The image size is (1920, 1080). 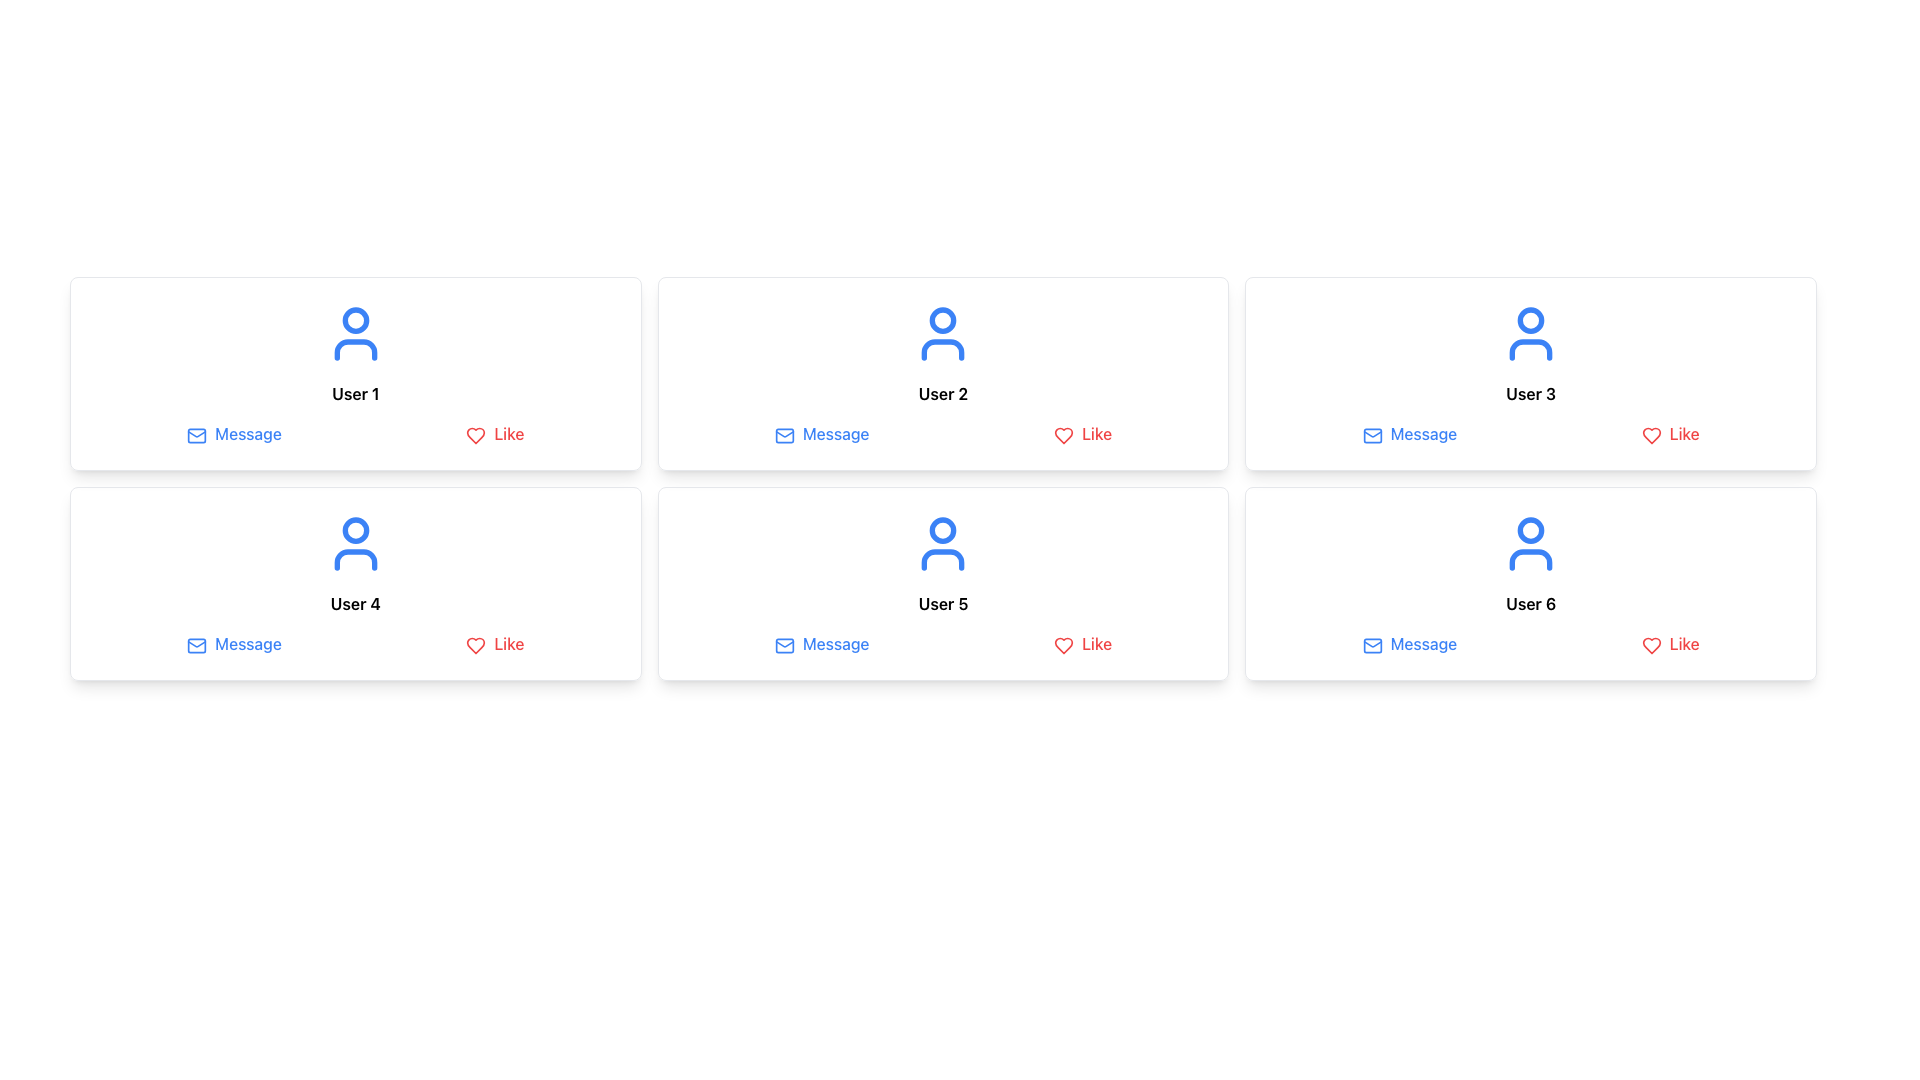 What do you see at coordinates (355, 393) in the screenshot?
I see `the text label displaying the username or title associated with the user profile, positioned under the blue user avatar and above the 'Message' and 'Like' elements in the card layout` at bounding box center [355, 393].